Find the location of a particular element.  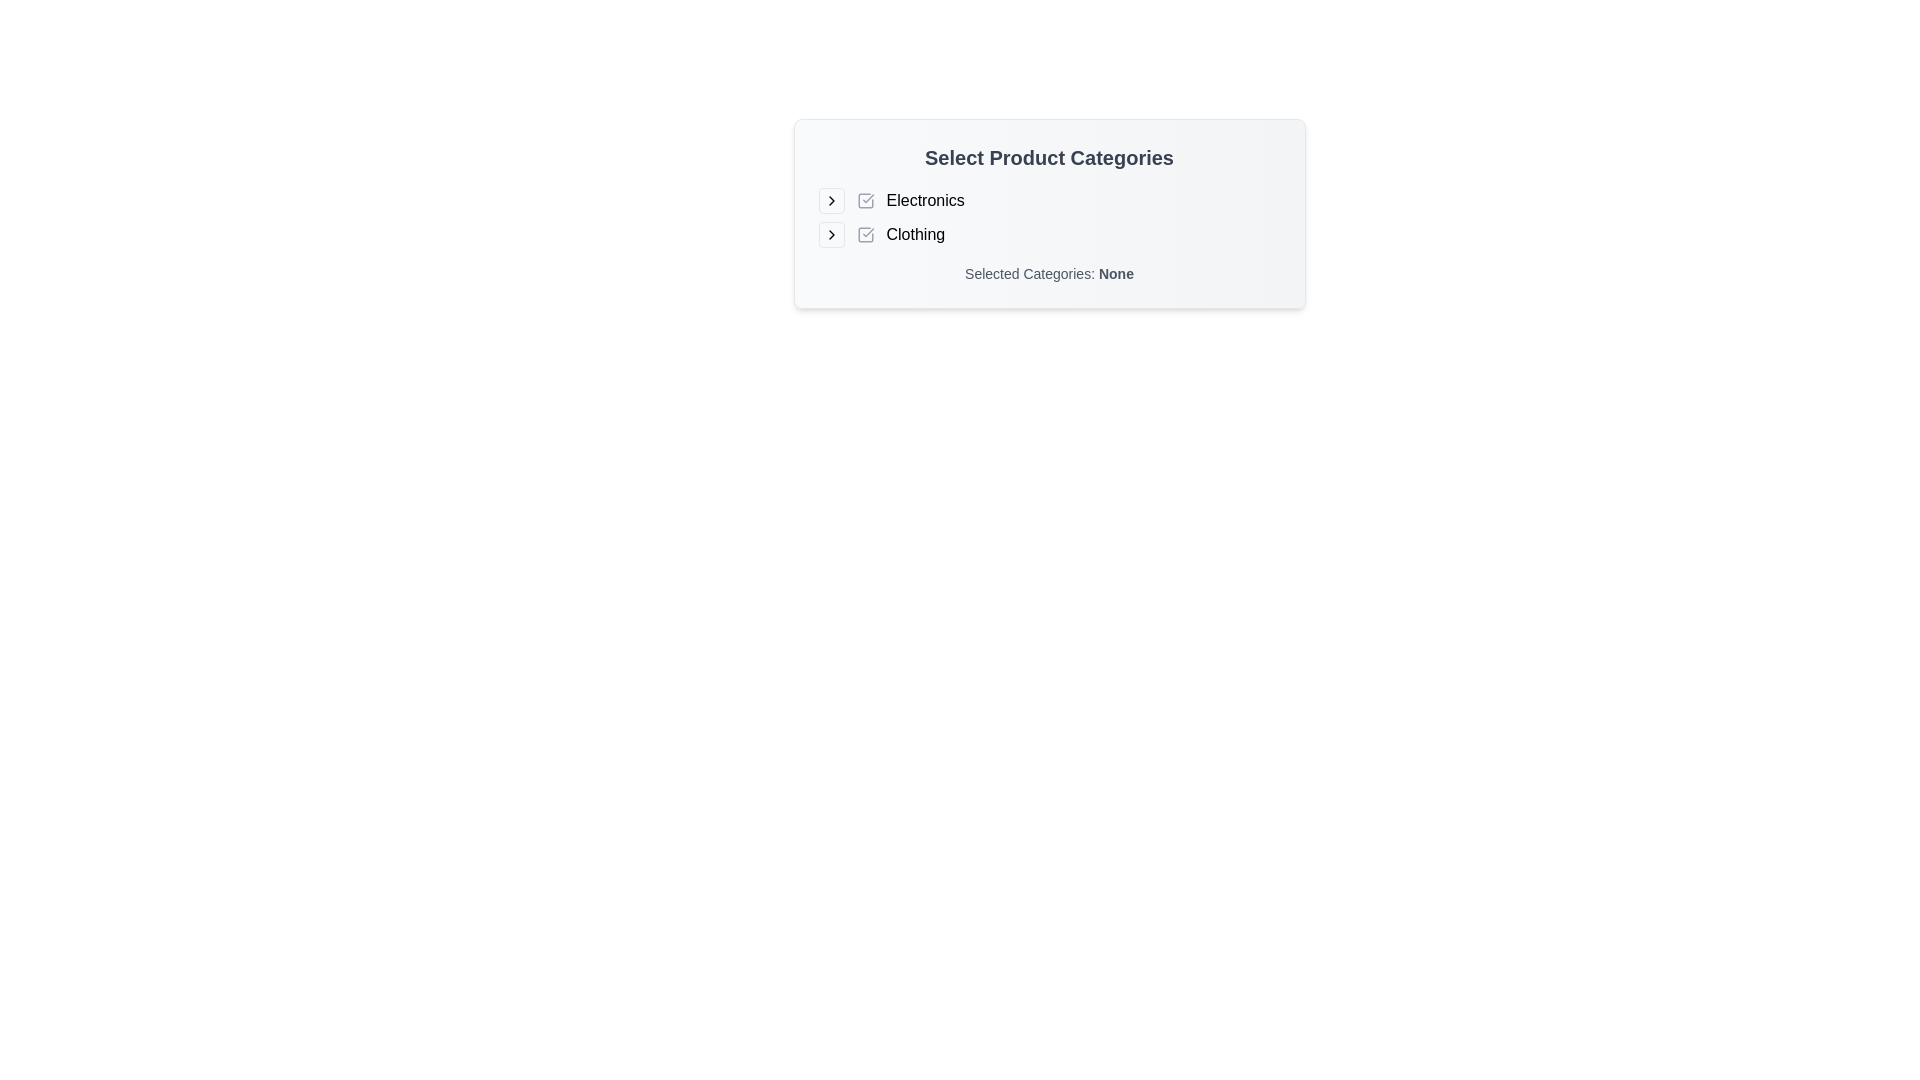

the small rightward arrow-shaped button with a light gray border is located at coordinates (831, 200).